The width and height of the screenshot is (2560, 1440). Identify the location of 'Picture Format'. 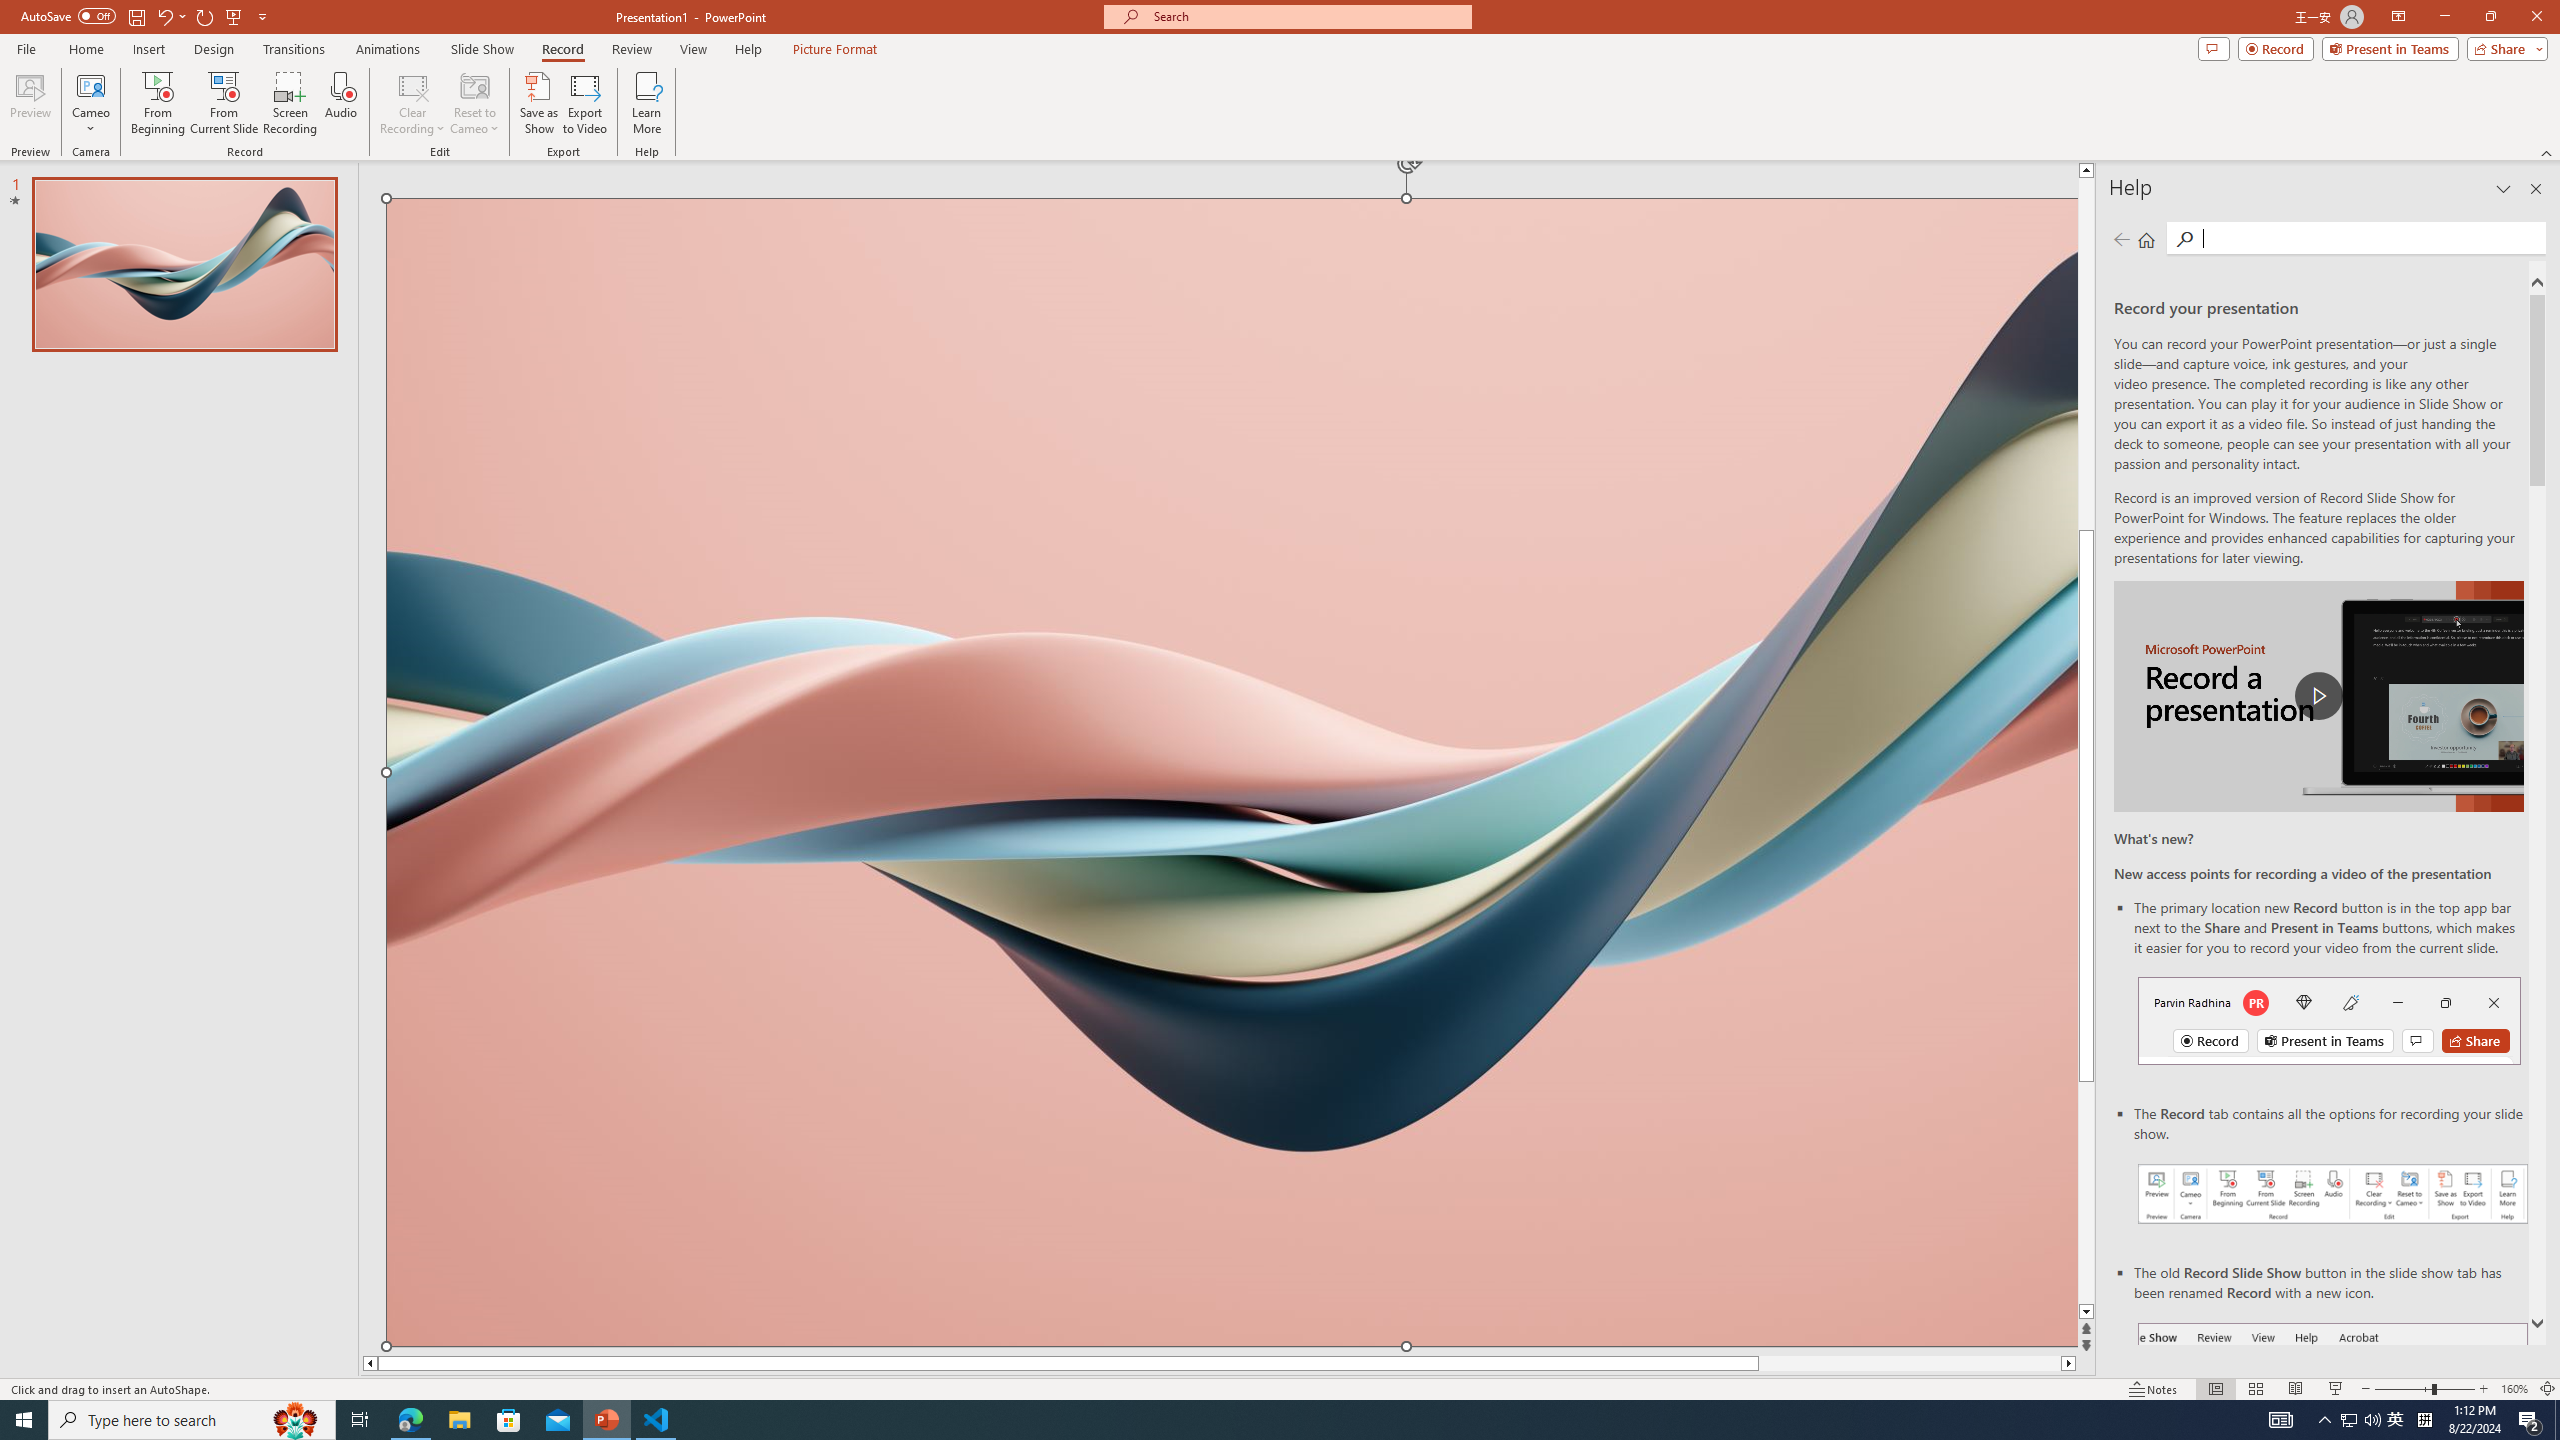
(835, 49).